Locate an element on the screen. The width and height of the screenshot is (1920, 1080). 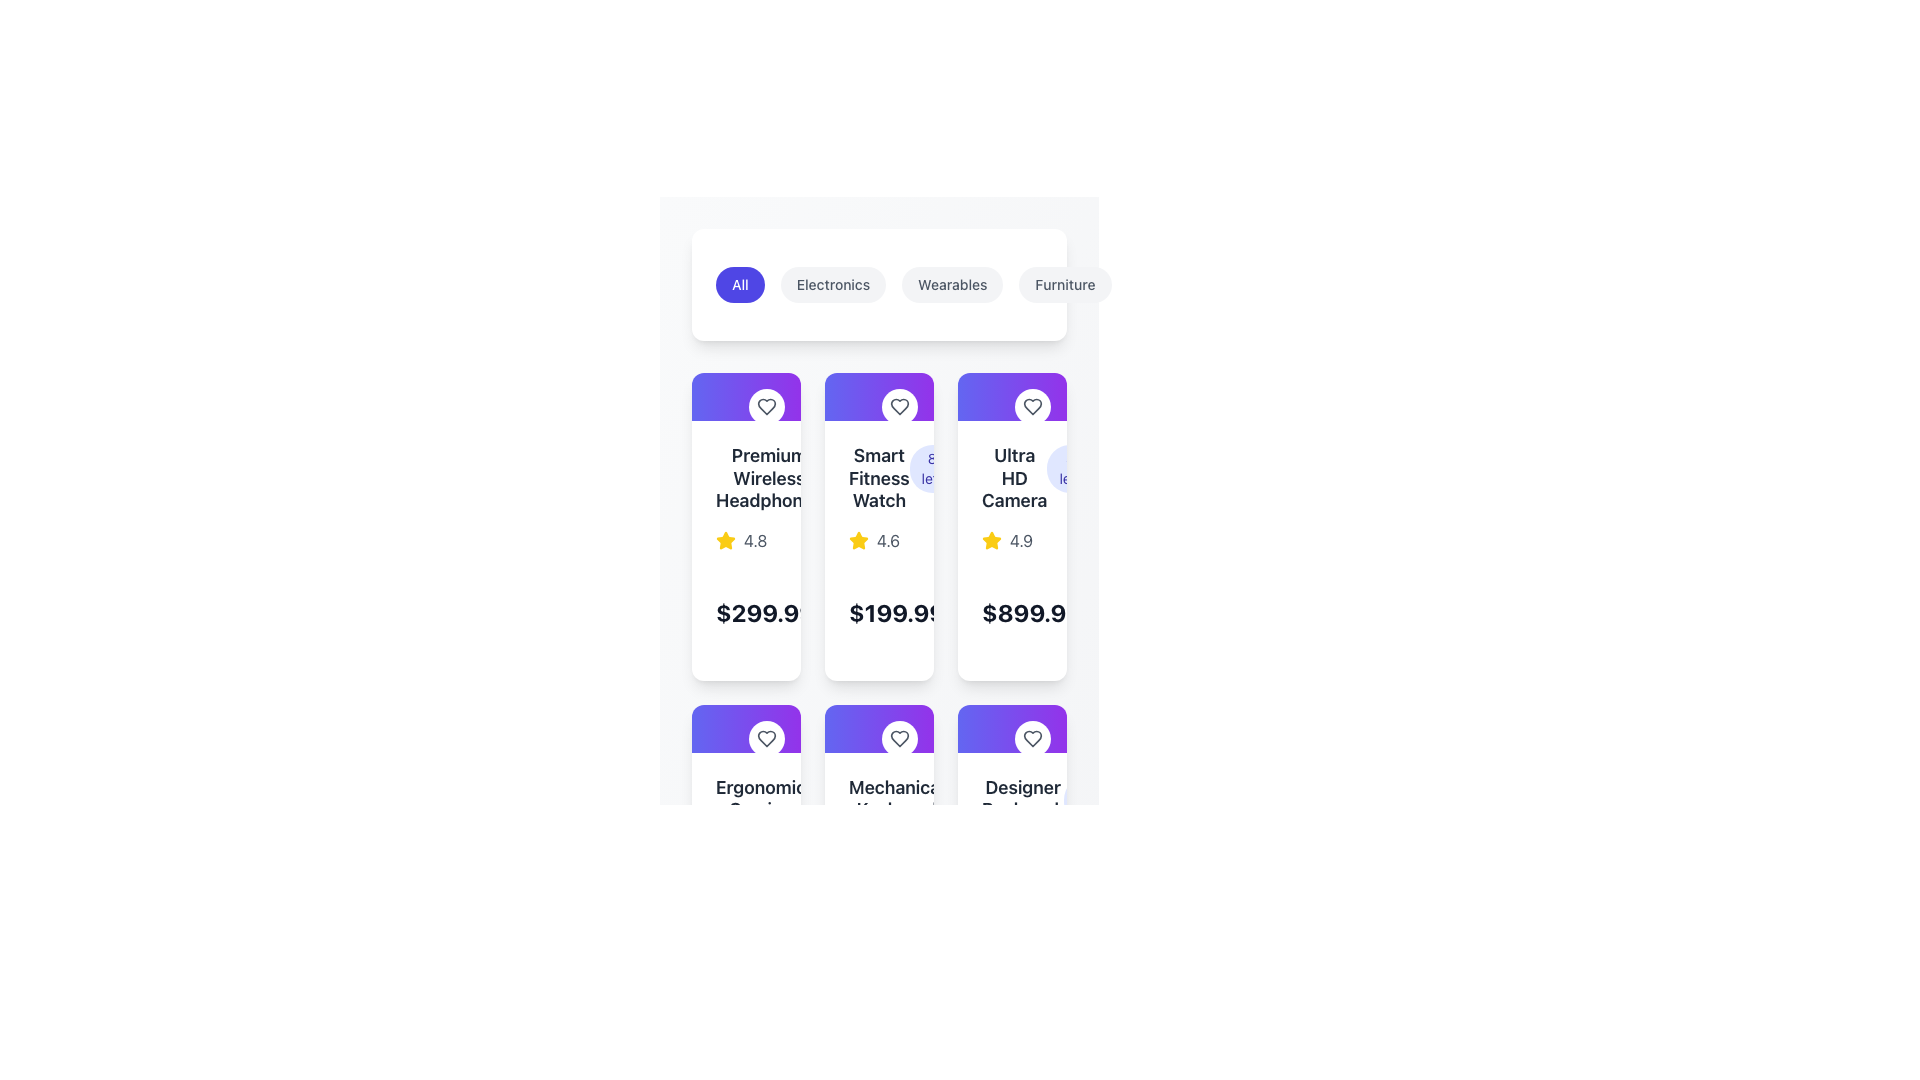
the 'Add to Cart' button on the Product Listing Card for 'Ergonomic Gaming Chair', which is located in the bottom left section of the grid layout is located at coordinates (745, 857).